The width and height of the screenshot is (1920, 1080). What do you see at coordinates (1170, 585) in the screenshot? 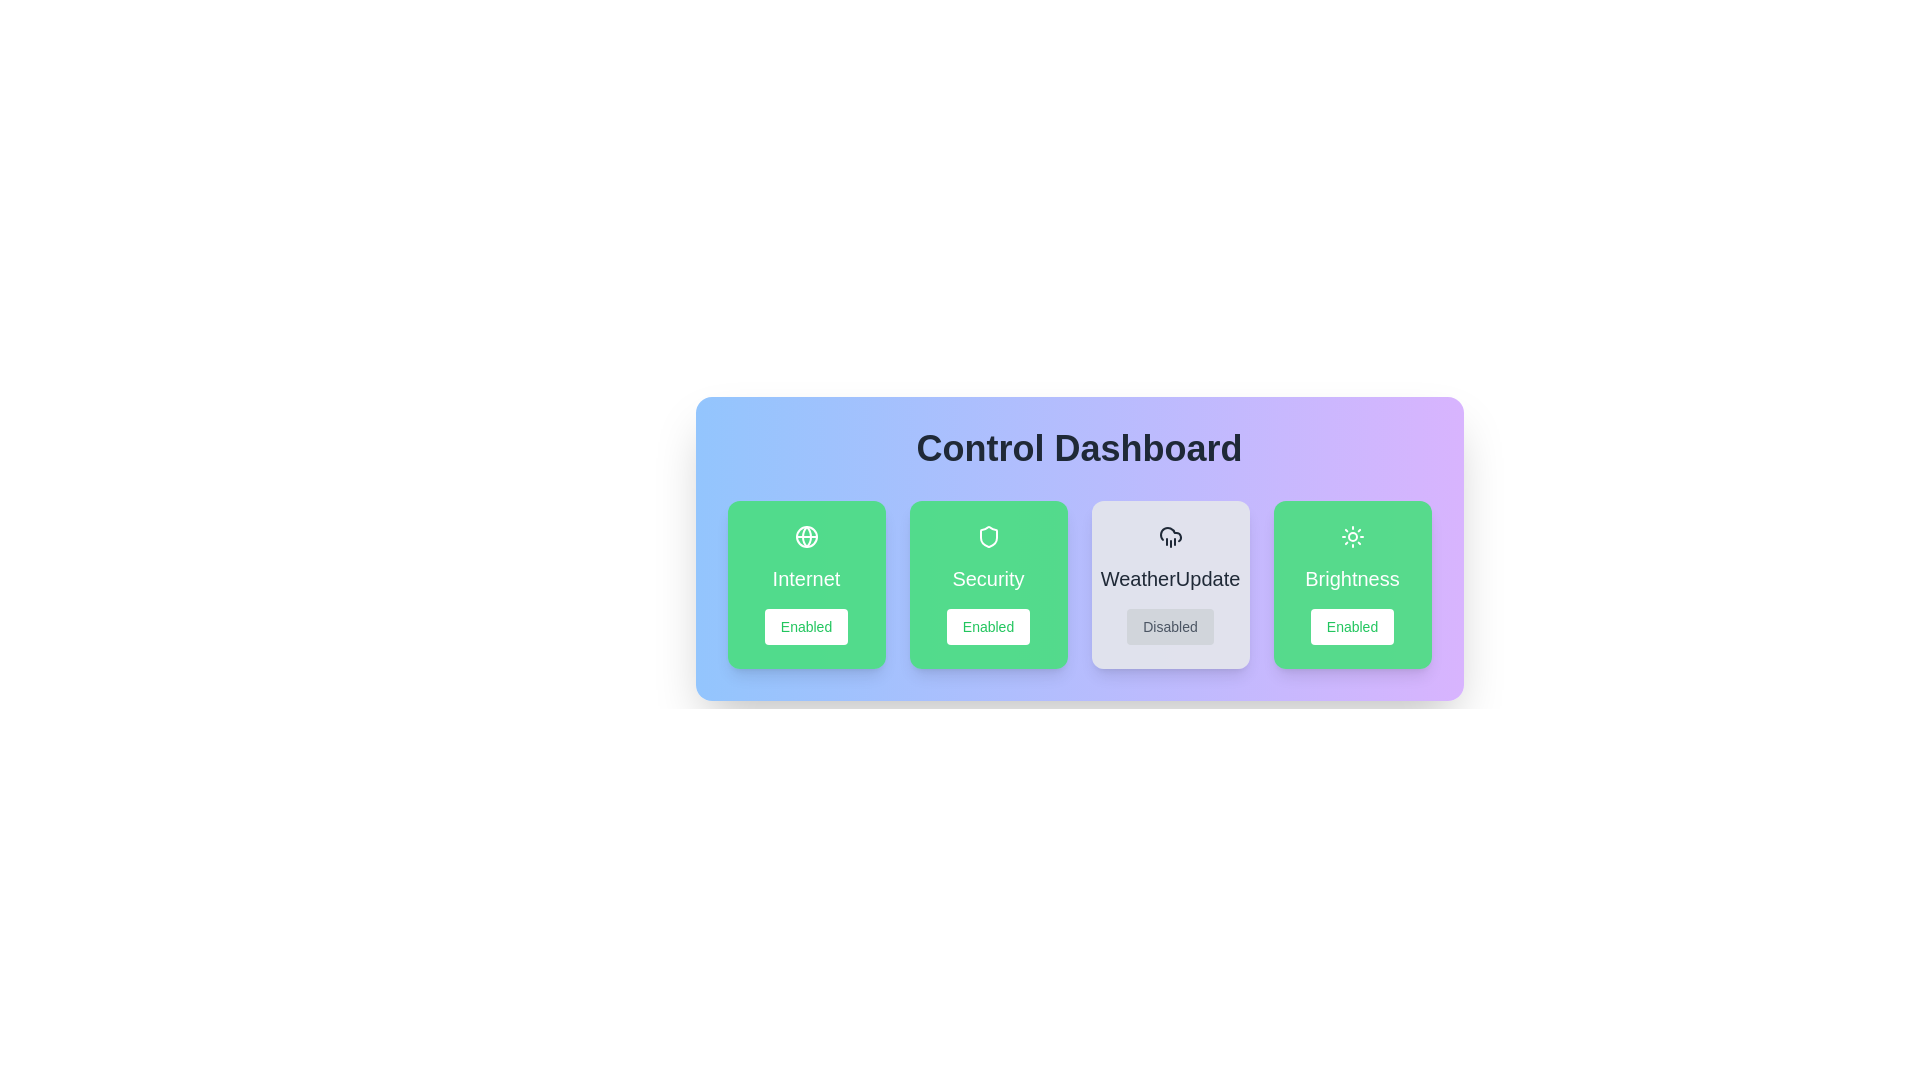
I see `the card representing WeatherUpdate` at bounding box center [1170, 585].